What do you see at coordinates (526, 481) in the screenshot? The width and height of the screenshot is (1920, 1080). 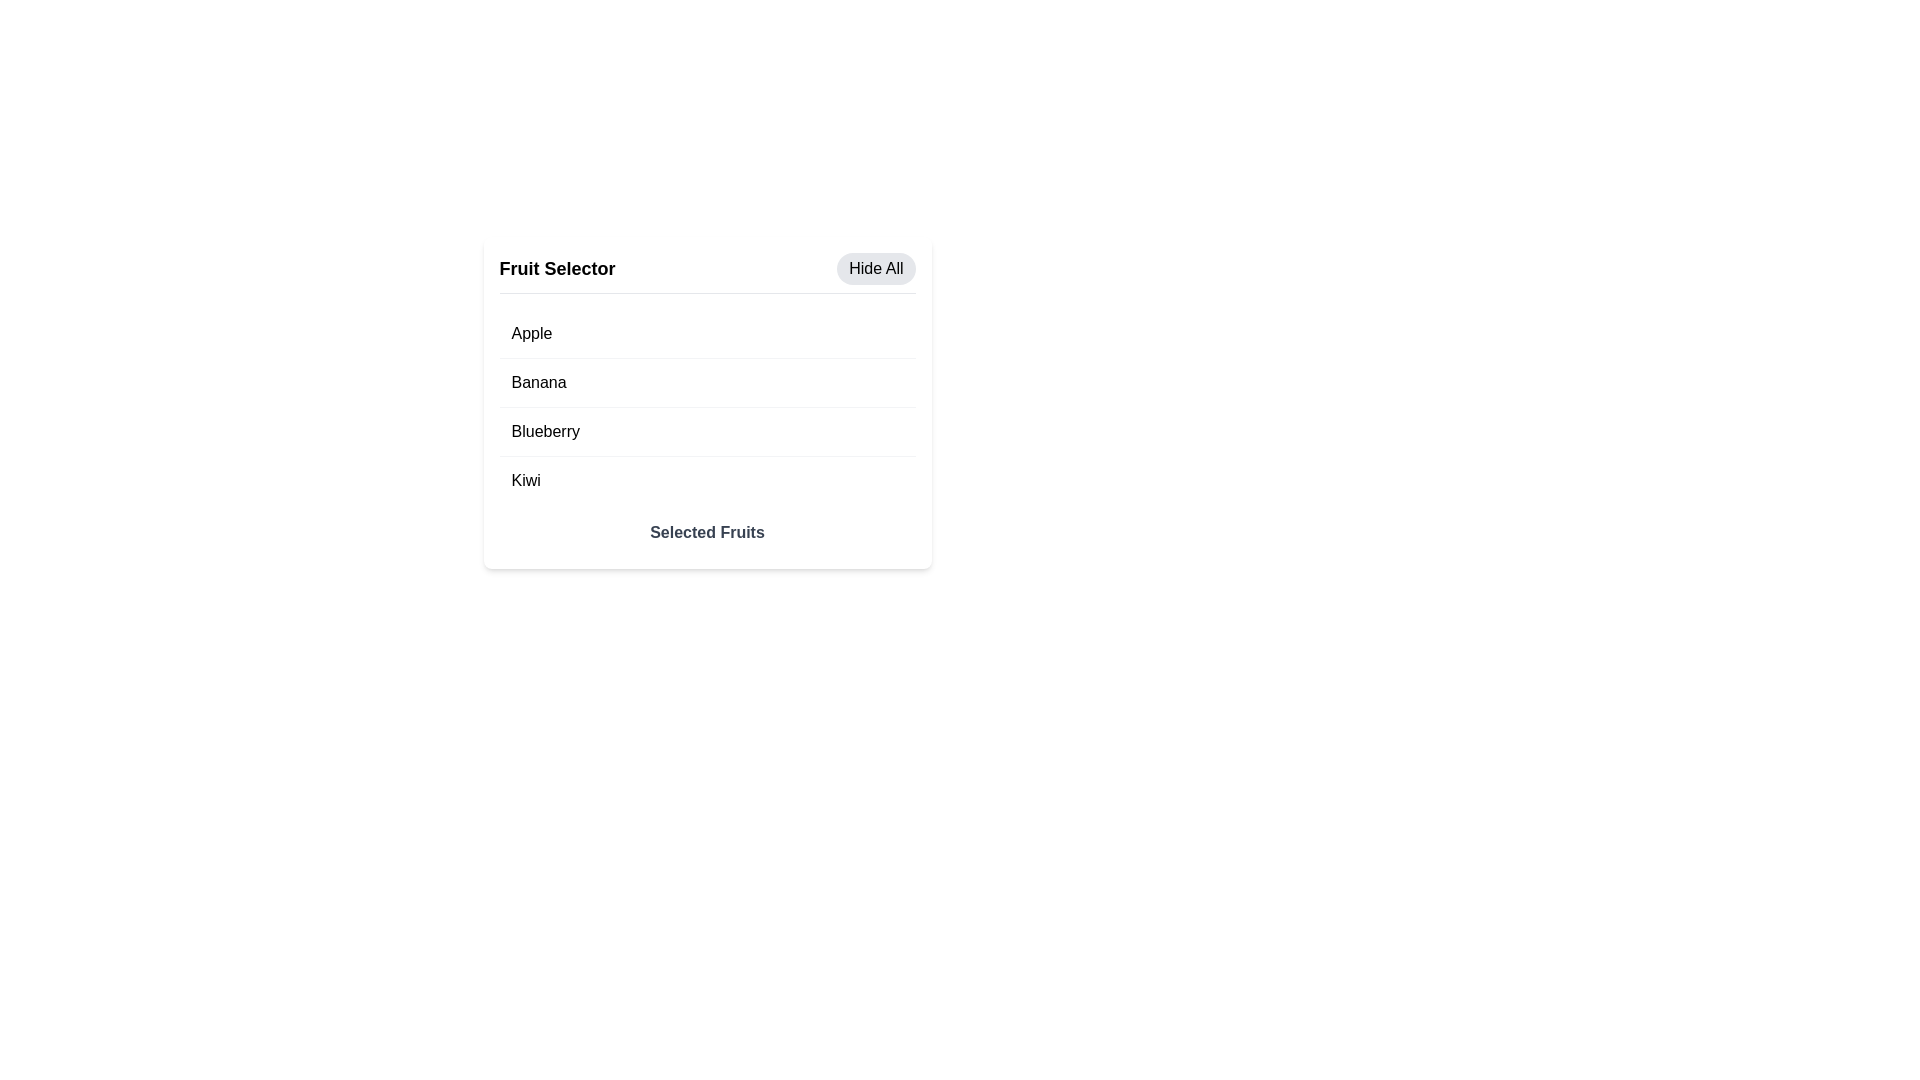 I see `the text label for the fruit name positioned as the fourth item in the list, located below 'Apple,' 'Banana,' and 'Blueberry,' and above 'Selected Fruits.'` at bounding box center [526, 481].